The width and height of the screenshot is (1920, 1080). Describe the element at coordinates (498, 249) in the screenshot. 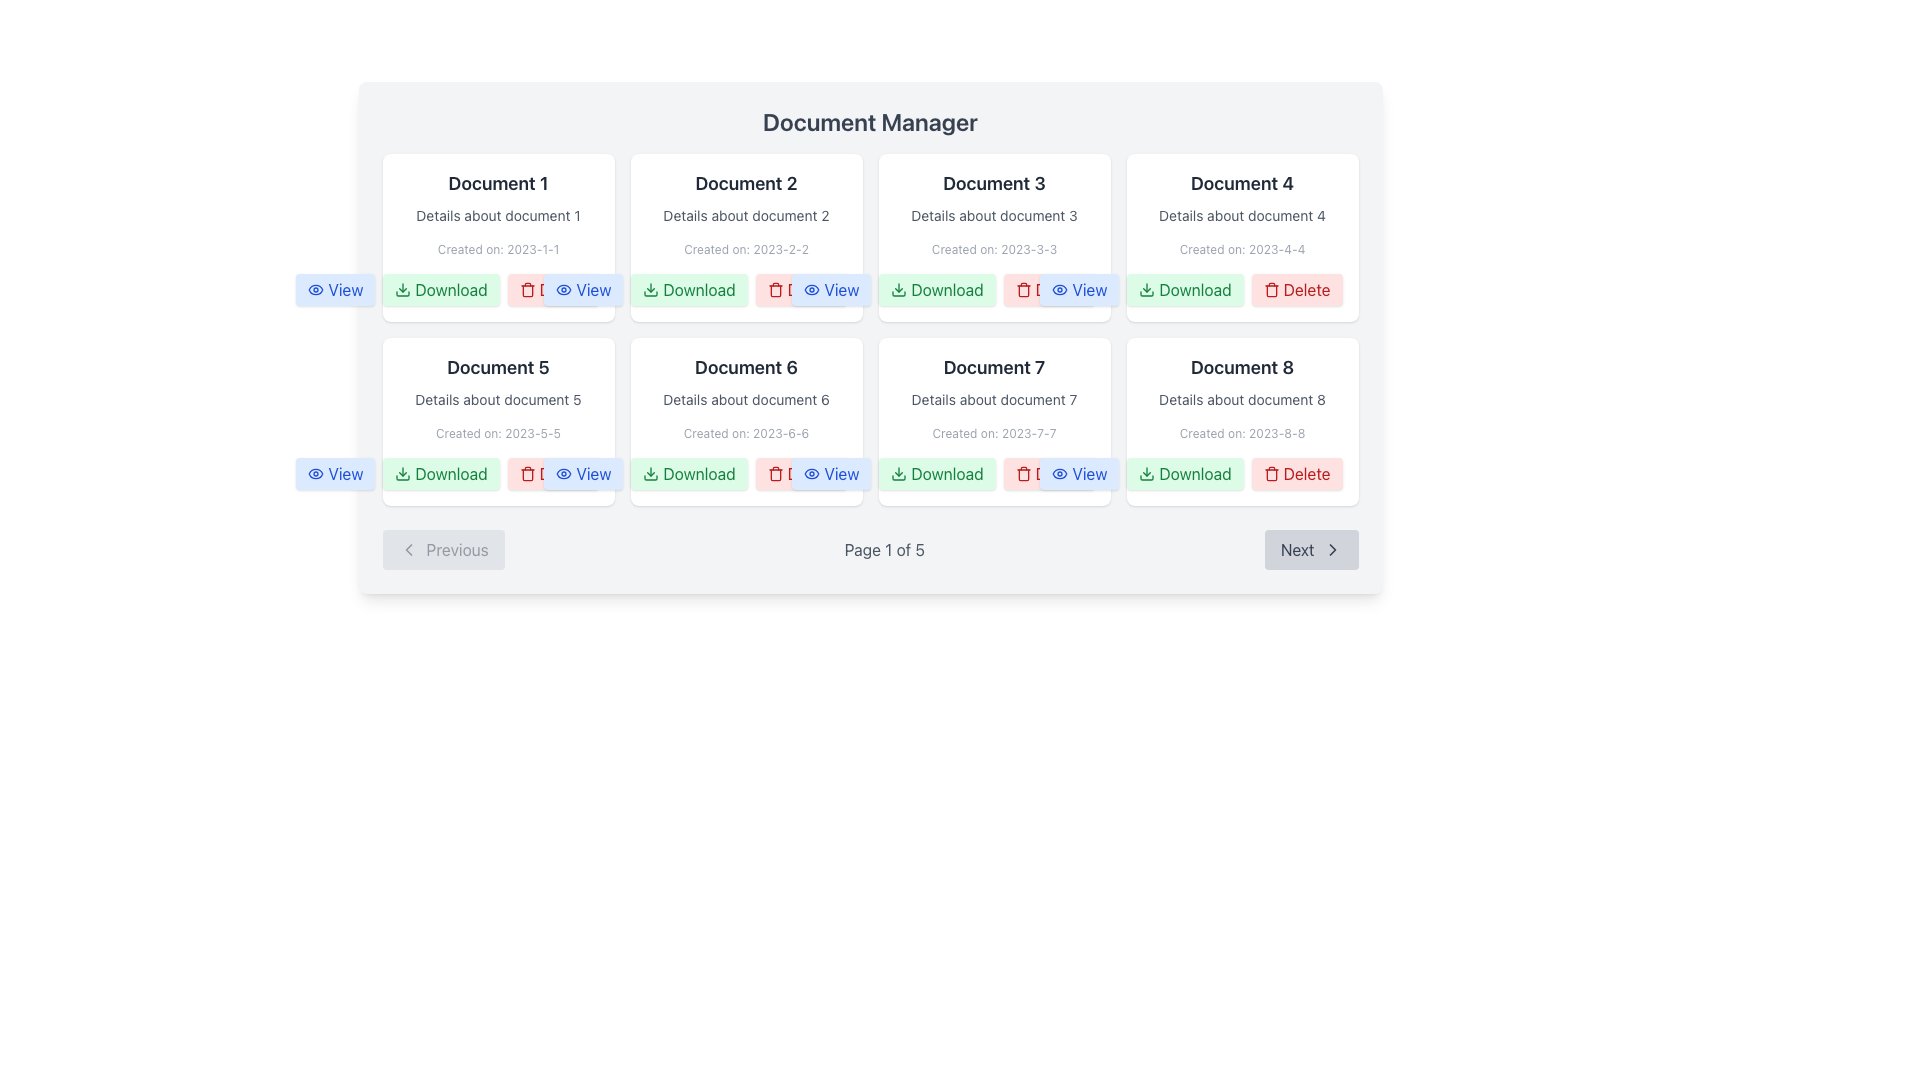

I see `the text label that provides metadata about the creation date of 'Document 1', located in the first card of the grid layout under 'Document 1' and 'Details about document 1'` at that location.